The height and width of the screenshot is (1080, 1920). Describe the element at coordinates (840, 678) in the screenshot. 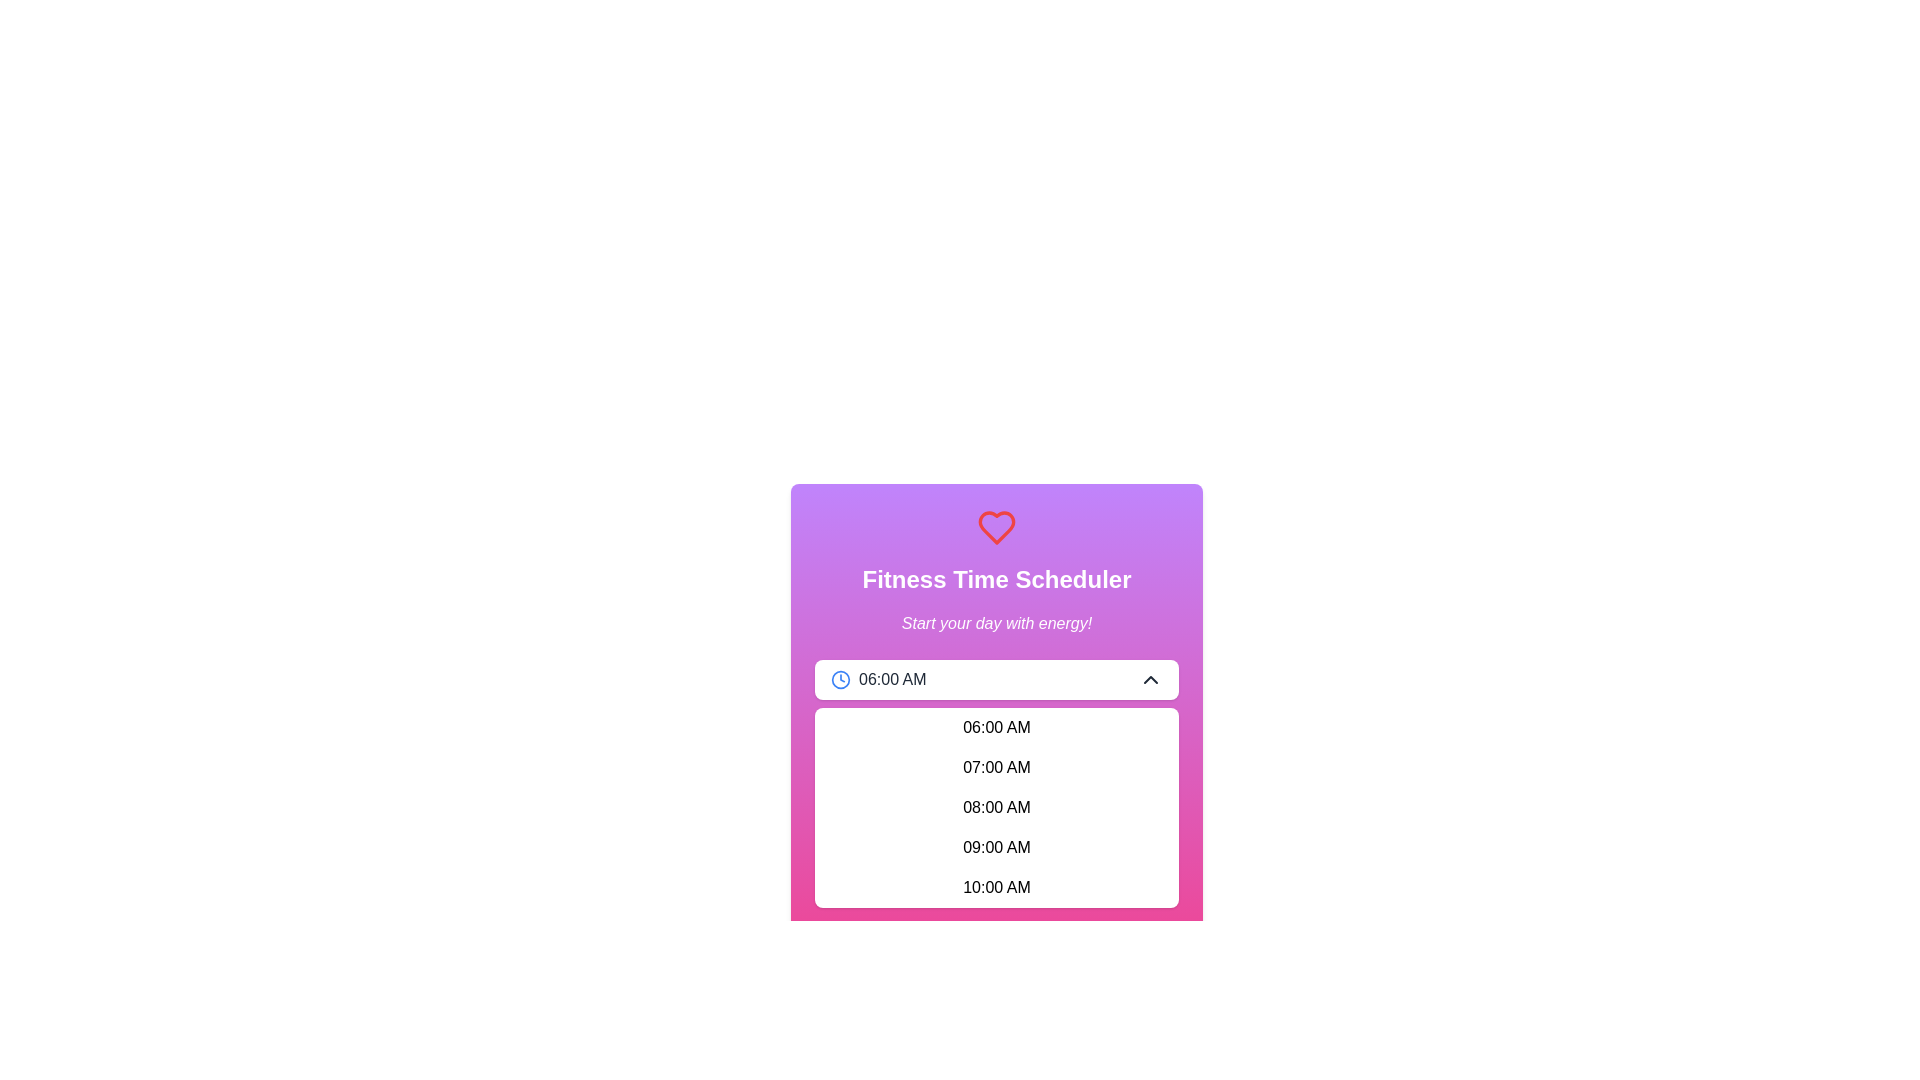

I see `the outer circle of the clock icon located to the far left of the '06:00 AM' time in the dropdown menu's header` at that location.